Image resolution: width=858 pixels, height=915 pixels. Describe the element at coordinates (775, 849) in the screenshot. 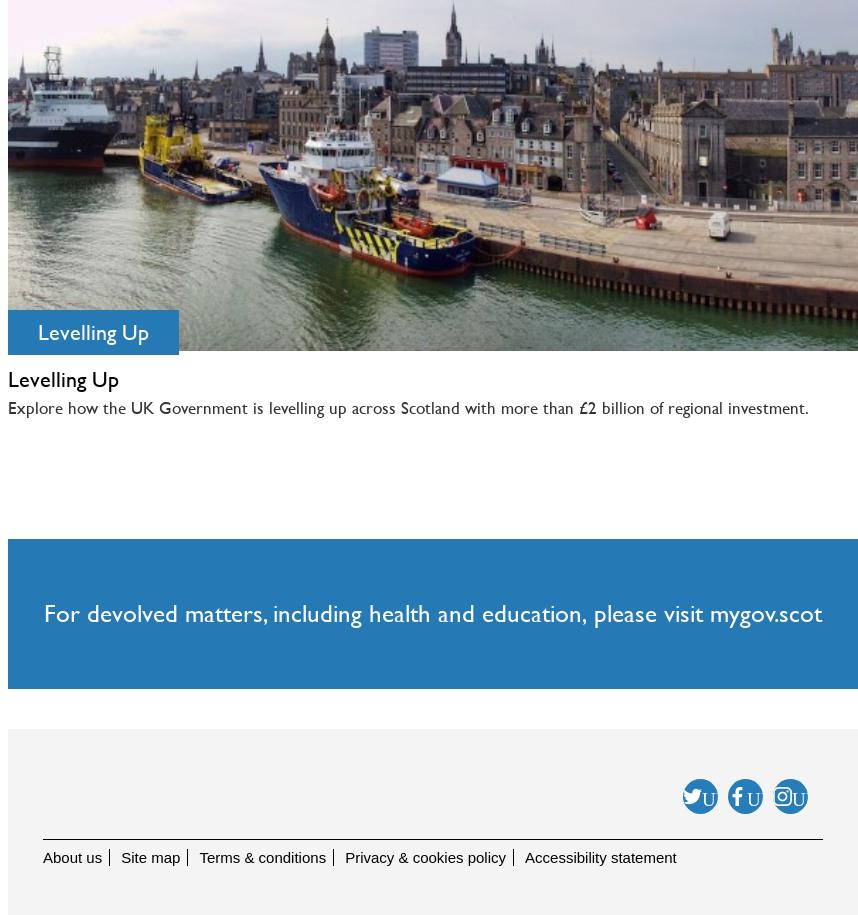

I see `'UK Government Scotland Facebook'` at that location.